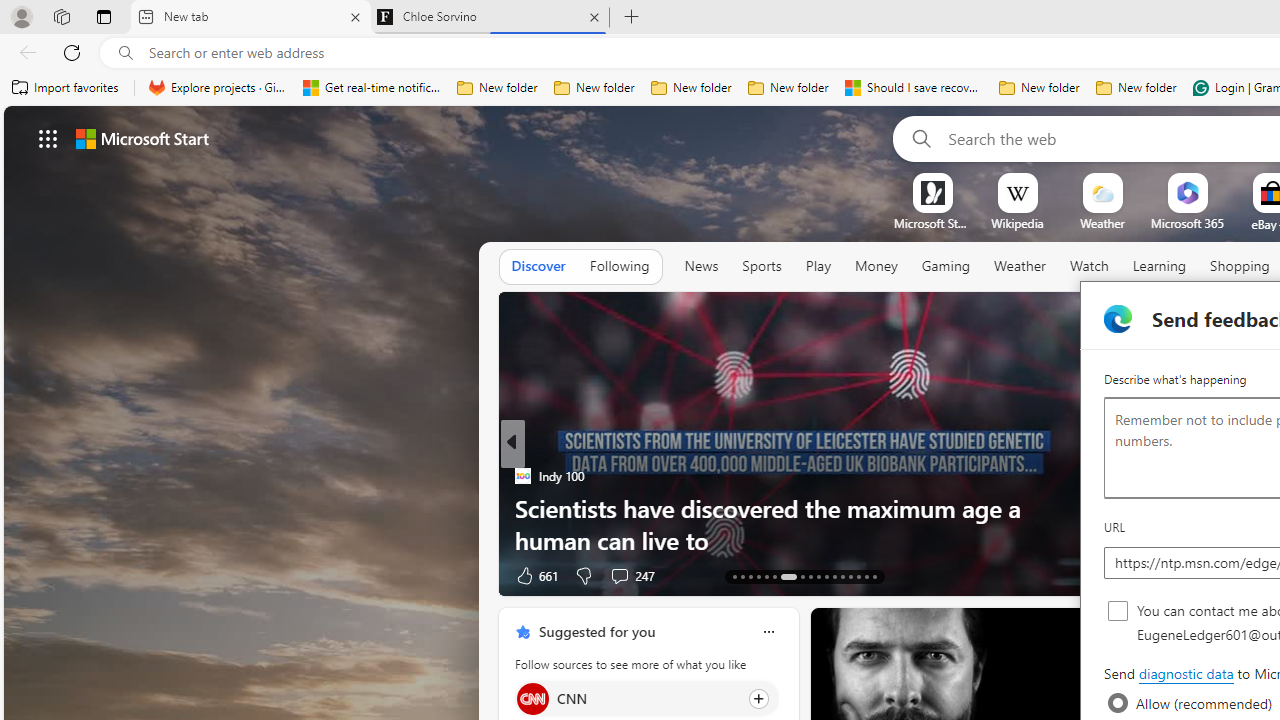  Describe the element at coordinates (931, 223) in the screenshot. I see `'Microsoft Start Gaming'` at that location.